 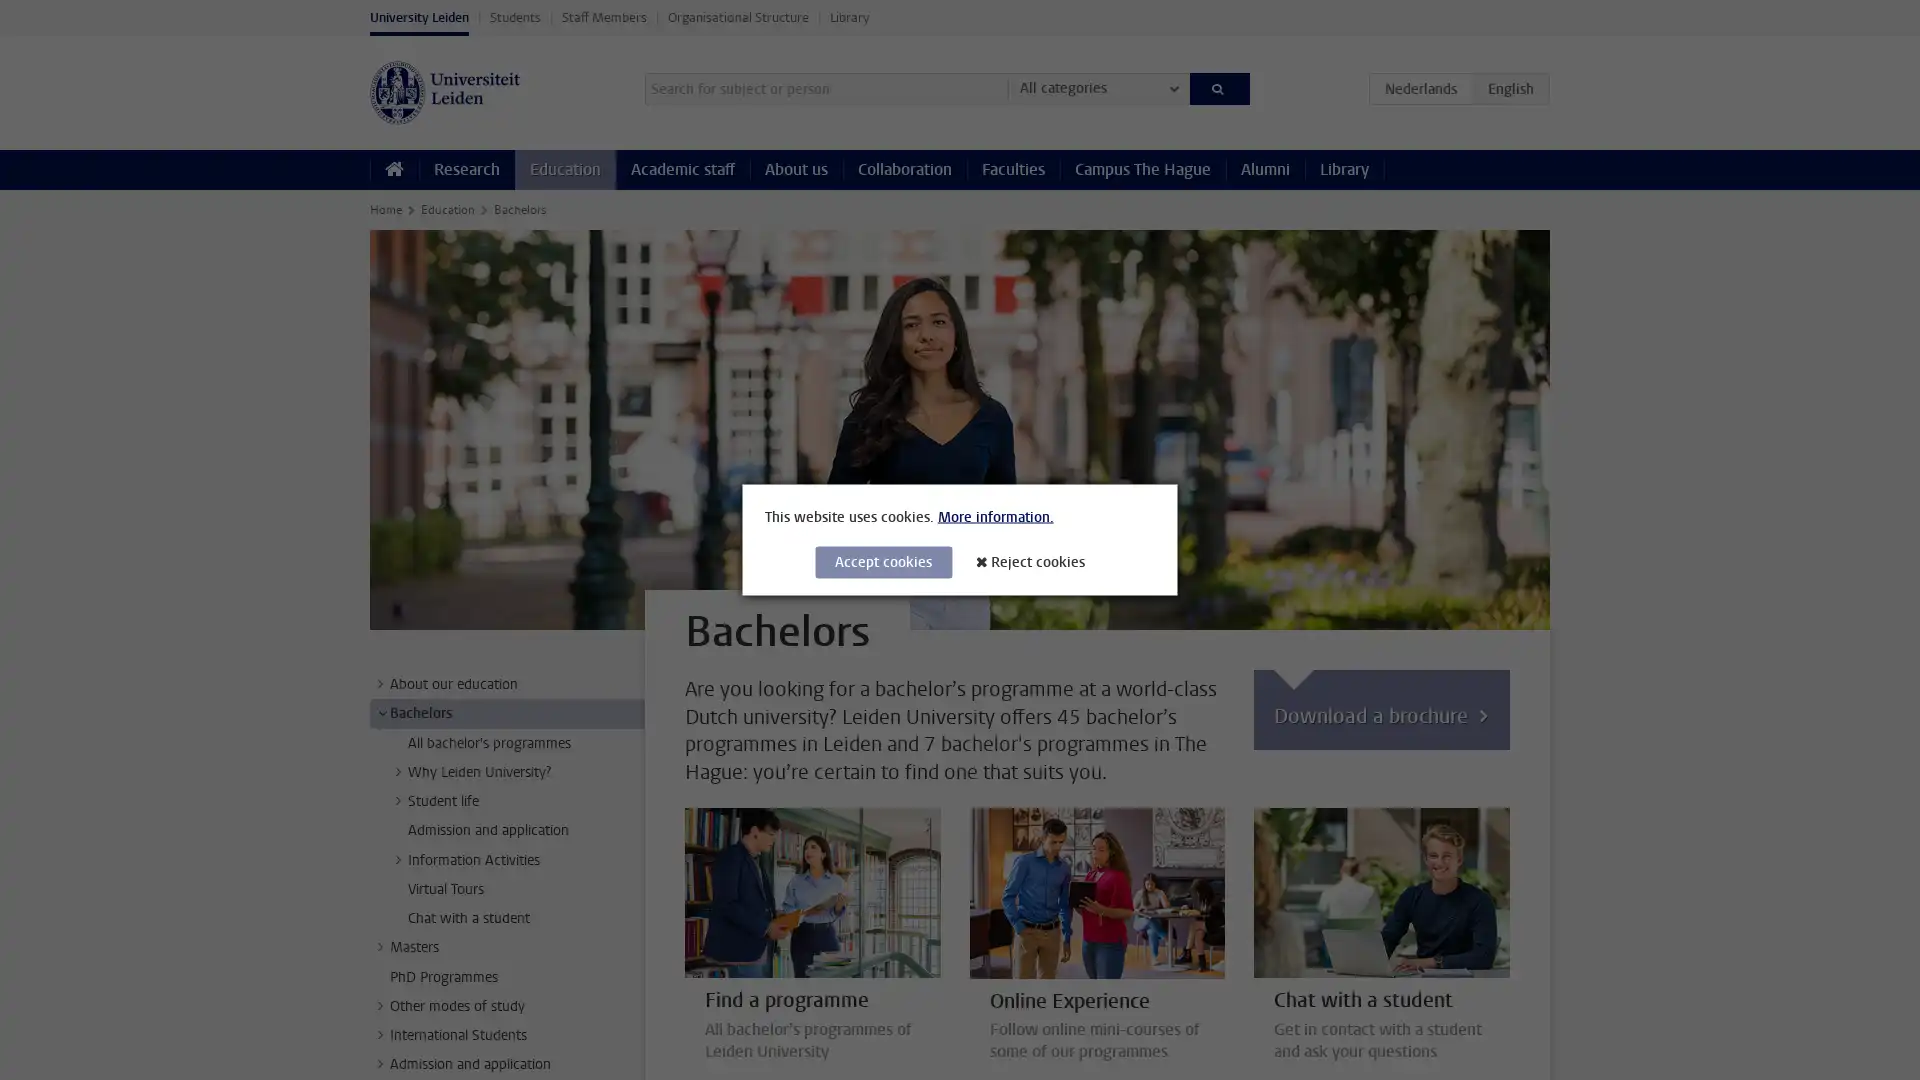 What do you see at coordinates (380, 1005) in the screenshot?
I see `>` at bounding box center [380, 1005].